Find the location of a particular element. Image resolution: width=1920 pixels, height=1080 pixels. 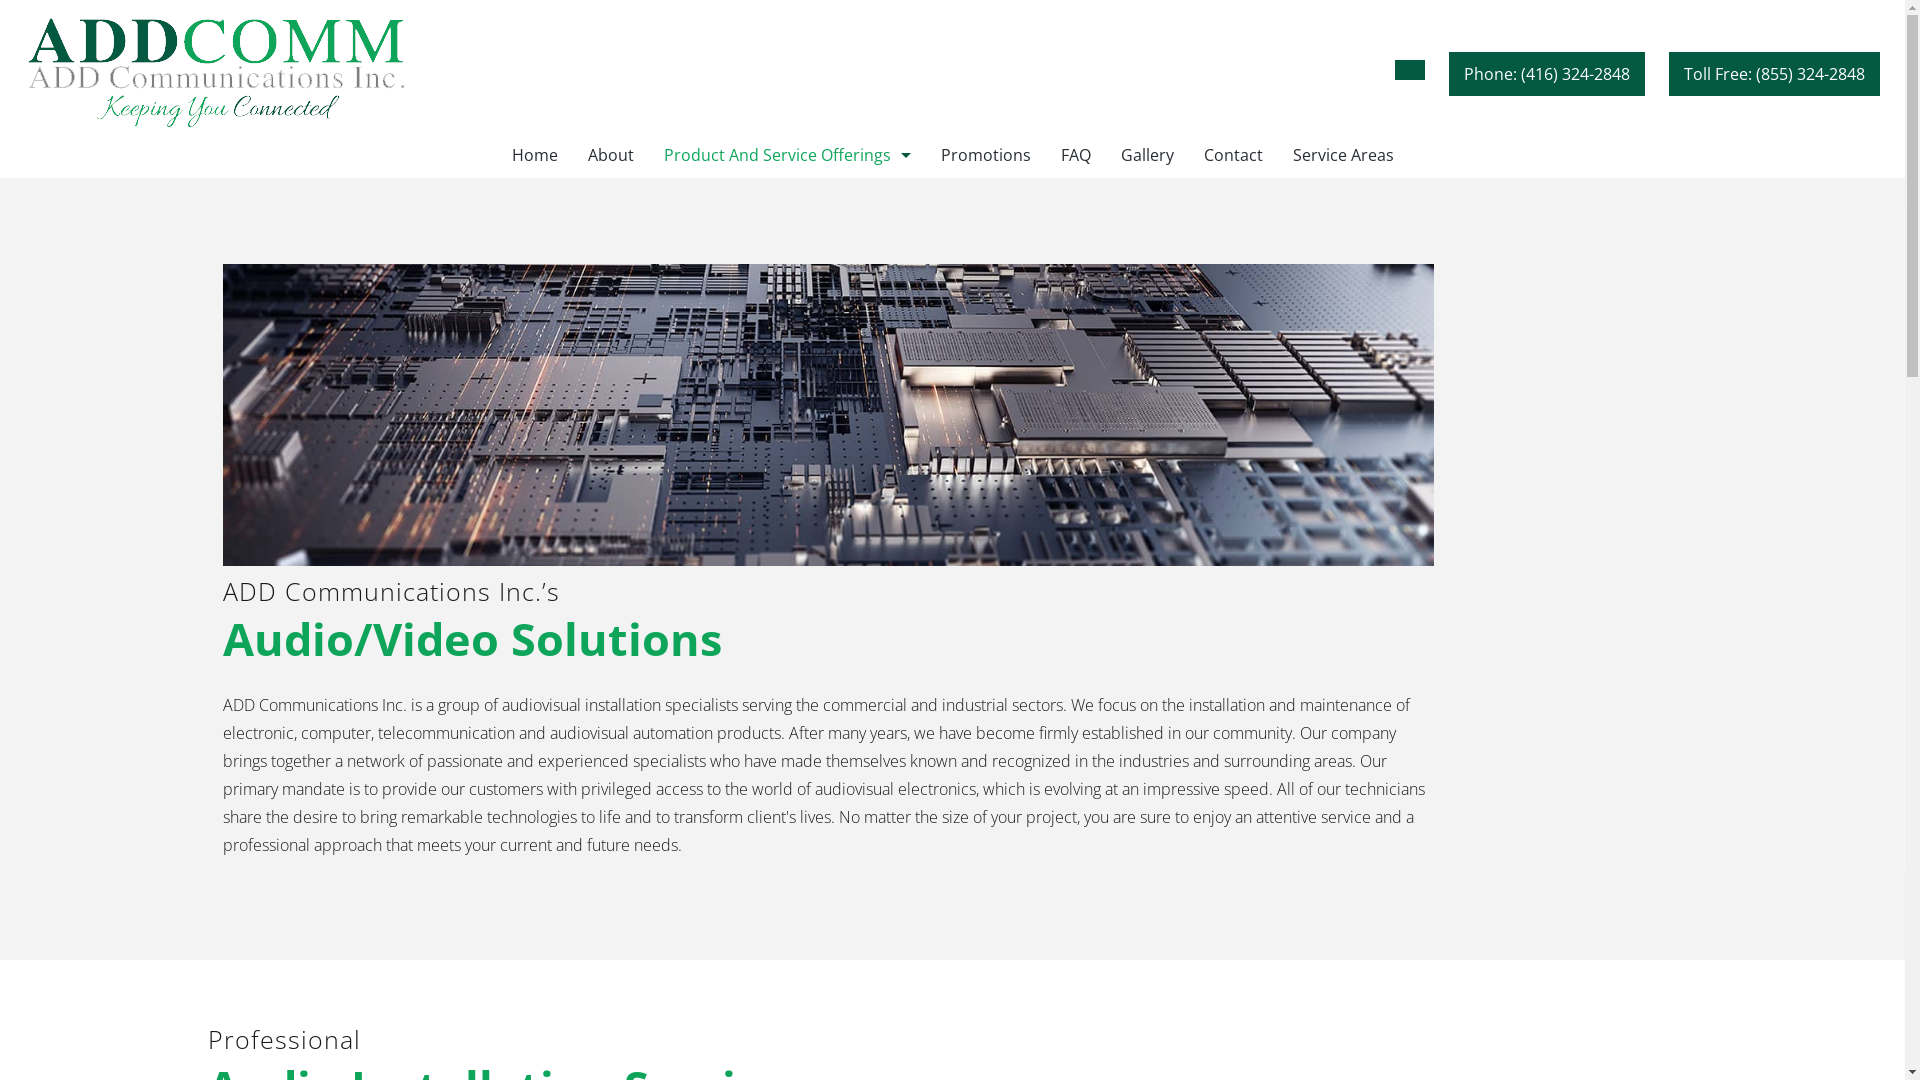

'Gallery' is located at coordinates (1147, 154).